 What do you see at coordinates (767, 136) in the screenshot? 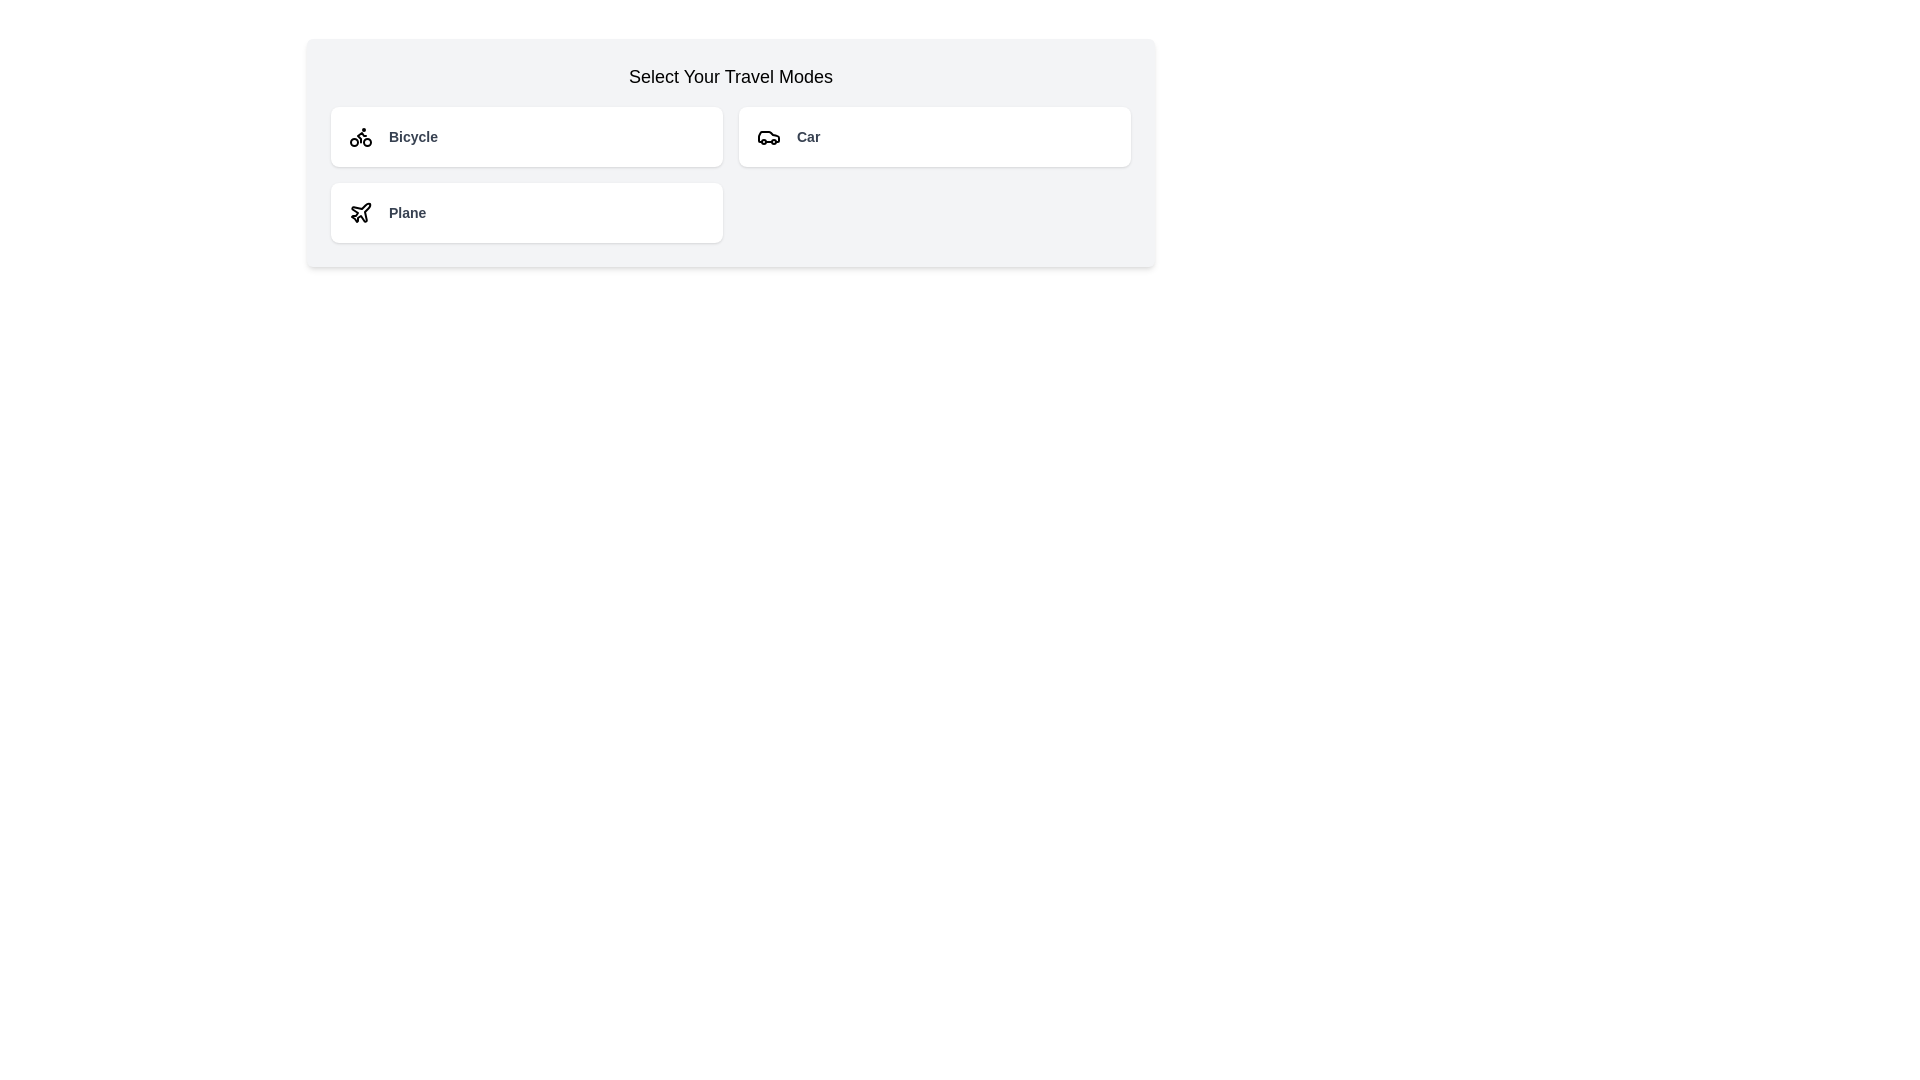
I see `the 'Car' icon located in the upper-right card, specifically to the left of the 'Car' label` at bounding box center [767, 136].